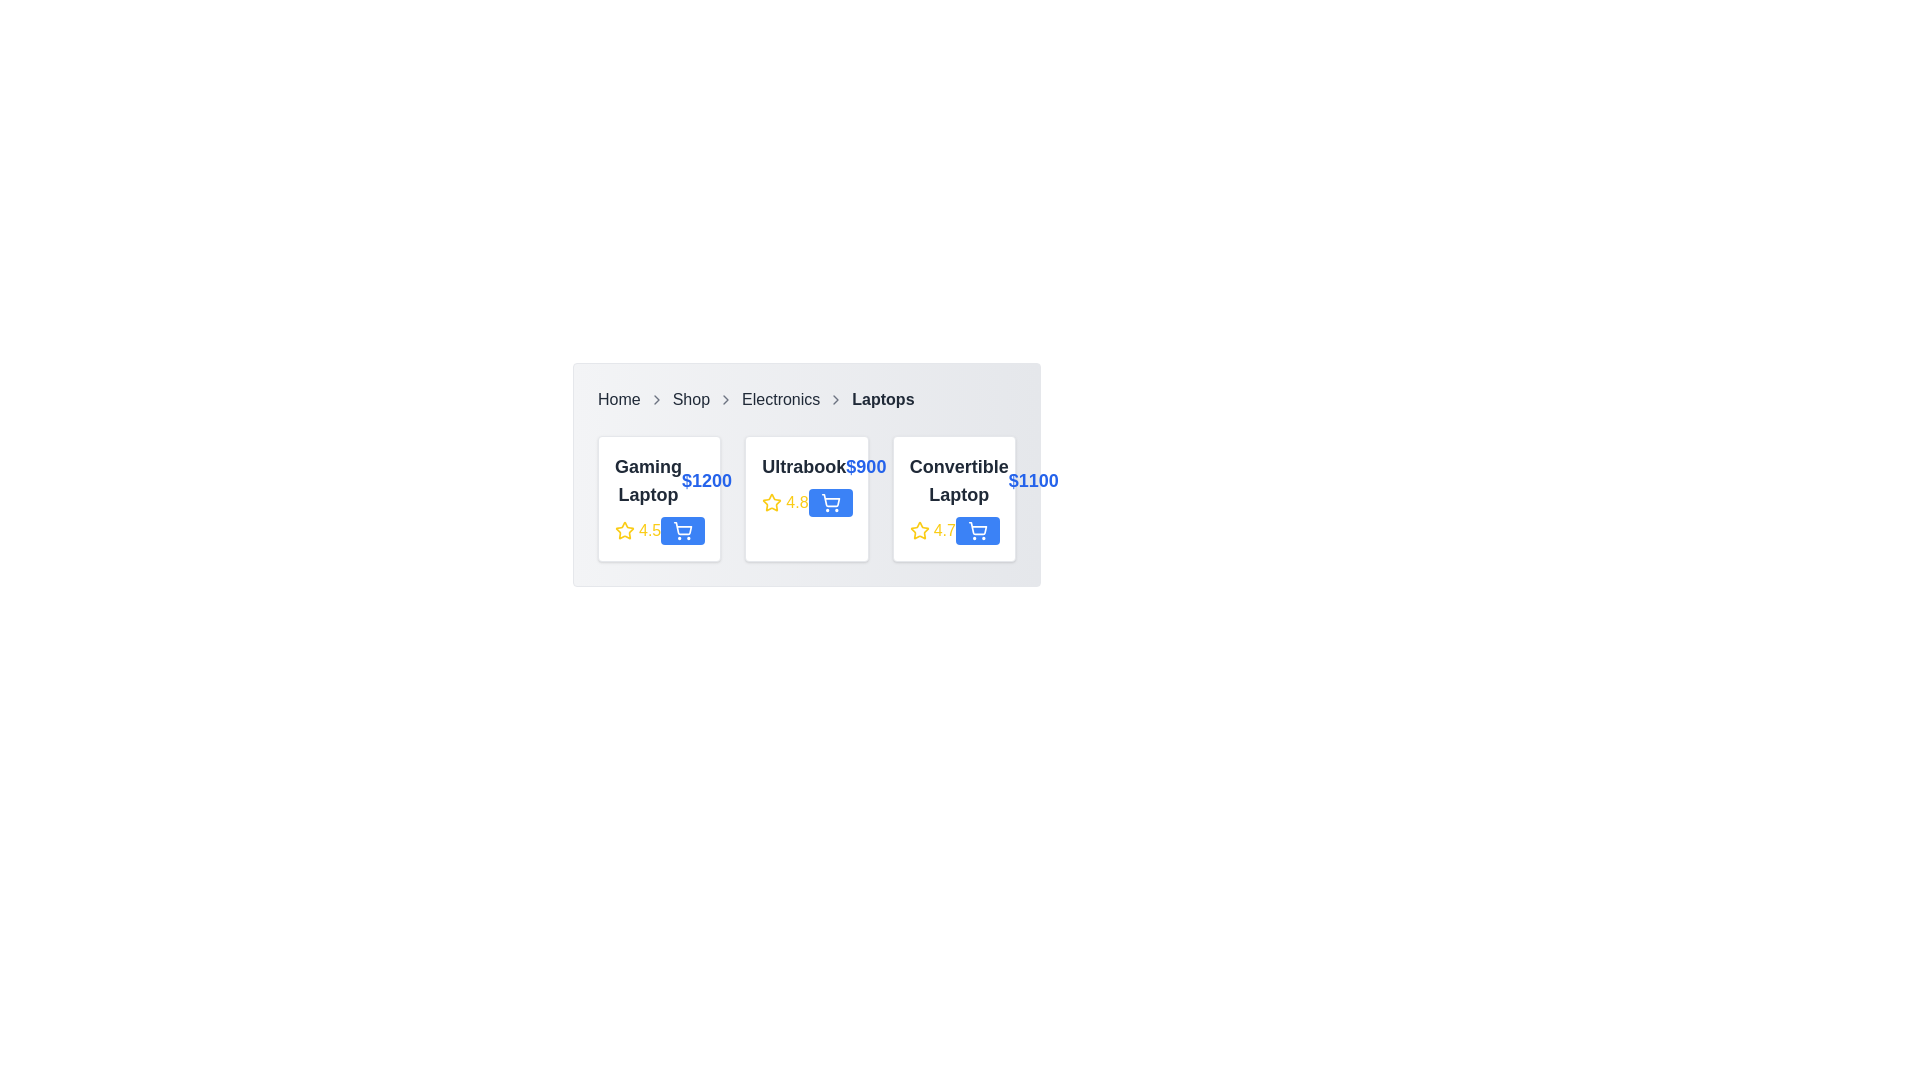 Image resolution: width=1920 pixels, height=1080 pixels. Describe the element at coordinates (830, 501) in the screenshot. I see `the blue rectangular button with rounded corners that has a white shopping cart icon` at that location.